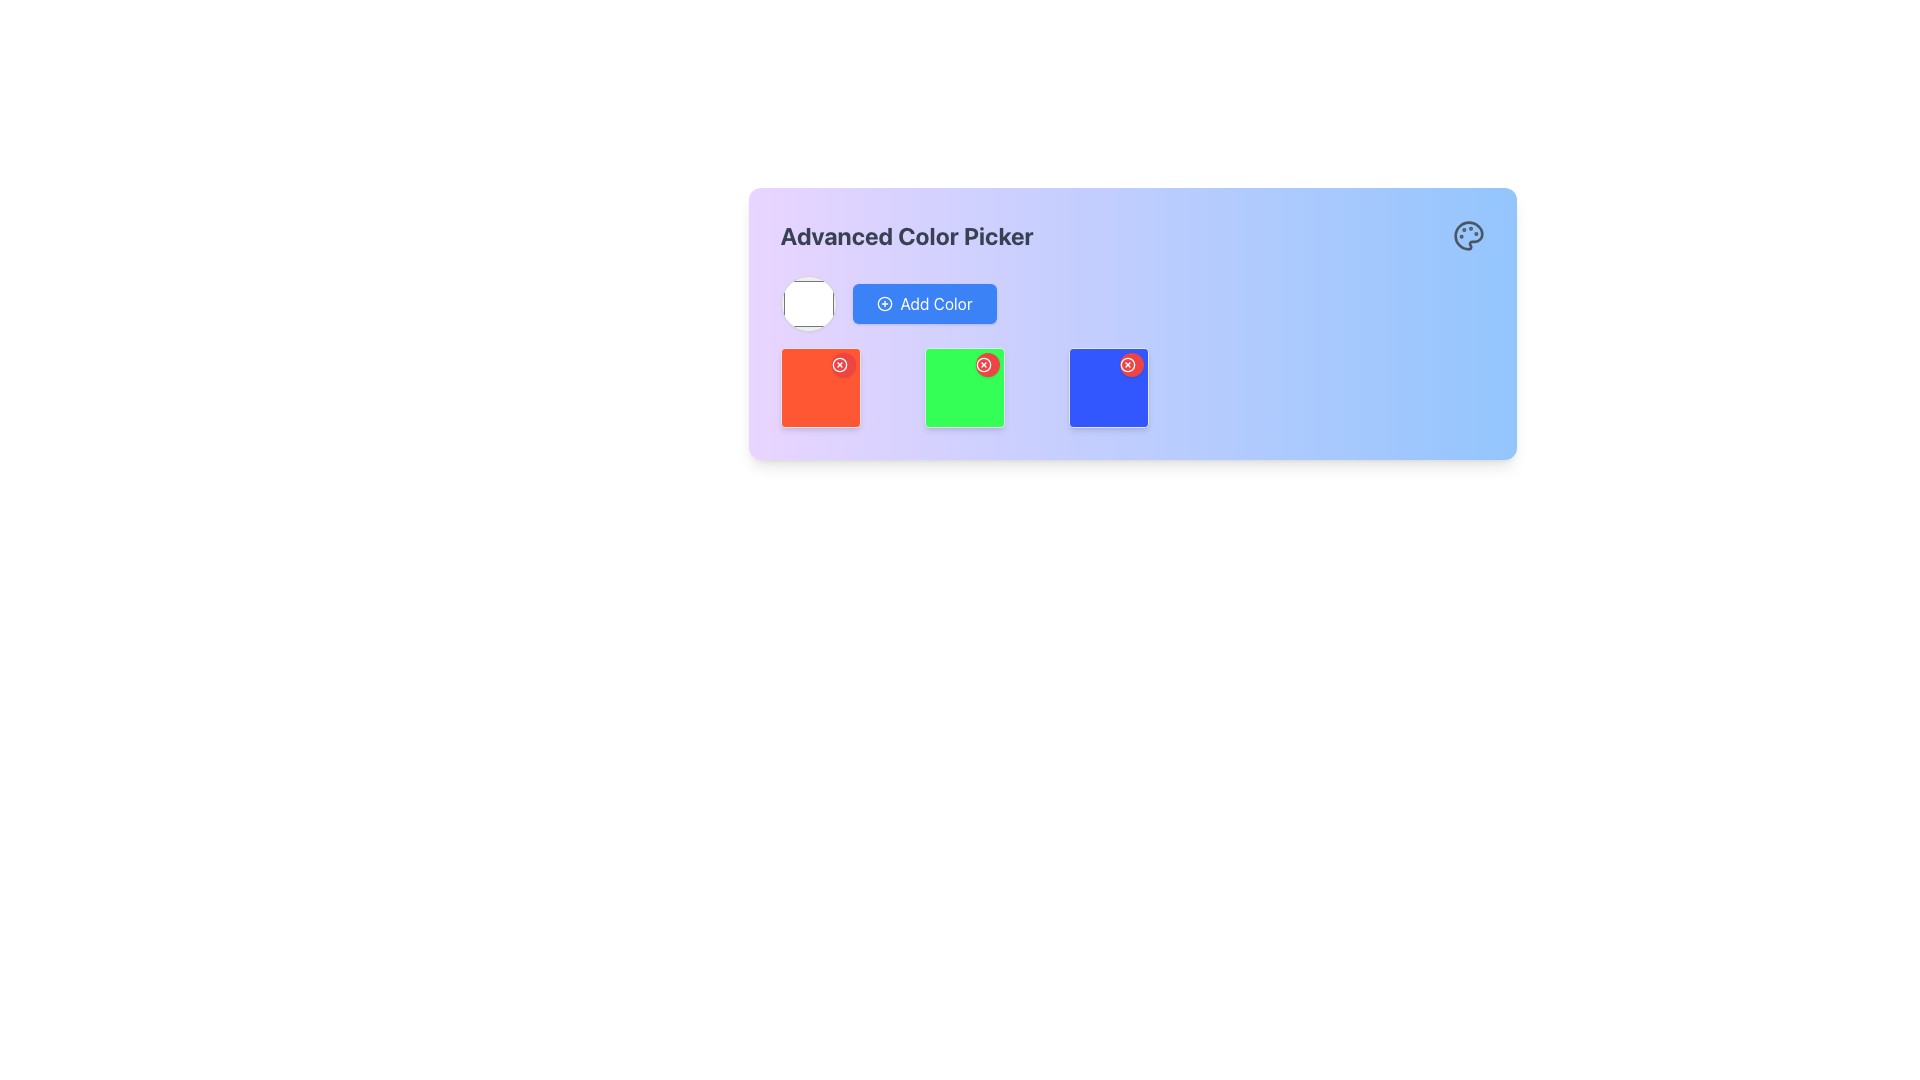 This screenshot has width=1920, height=1080. I want to click on the close button located in the top-right corner of the first red card in the Advanced Color Picker interface to observe the hover effect, so click(843, 365).